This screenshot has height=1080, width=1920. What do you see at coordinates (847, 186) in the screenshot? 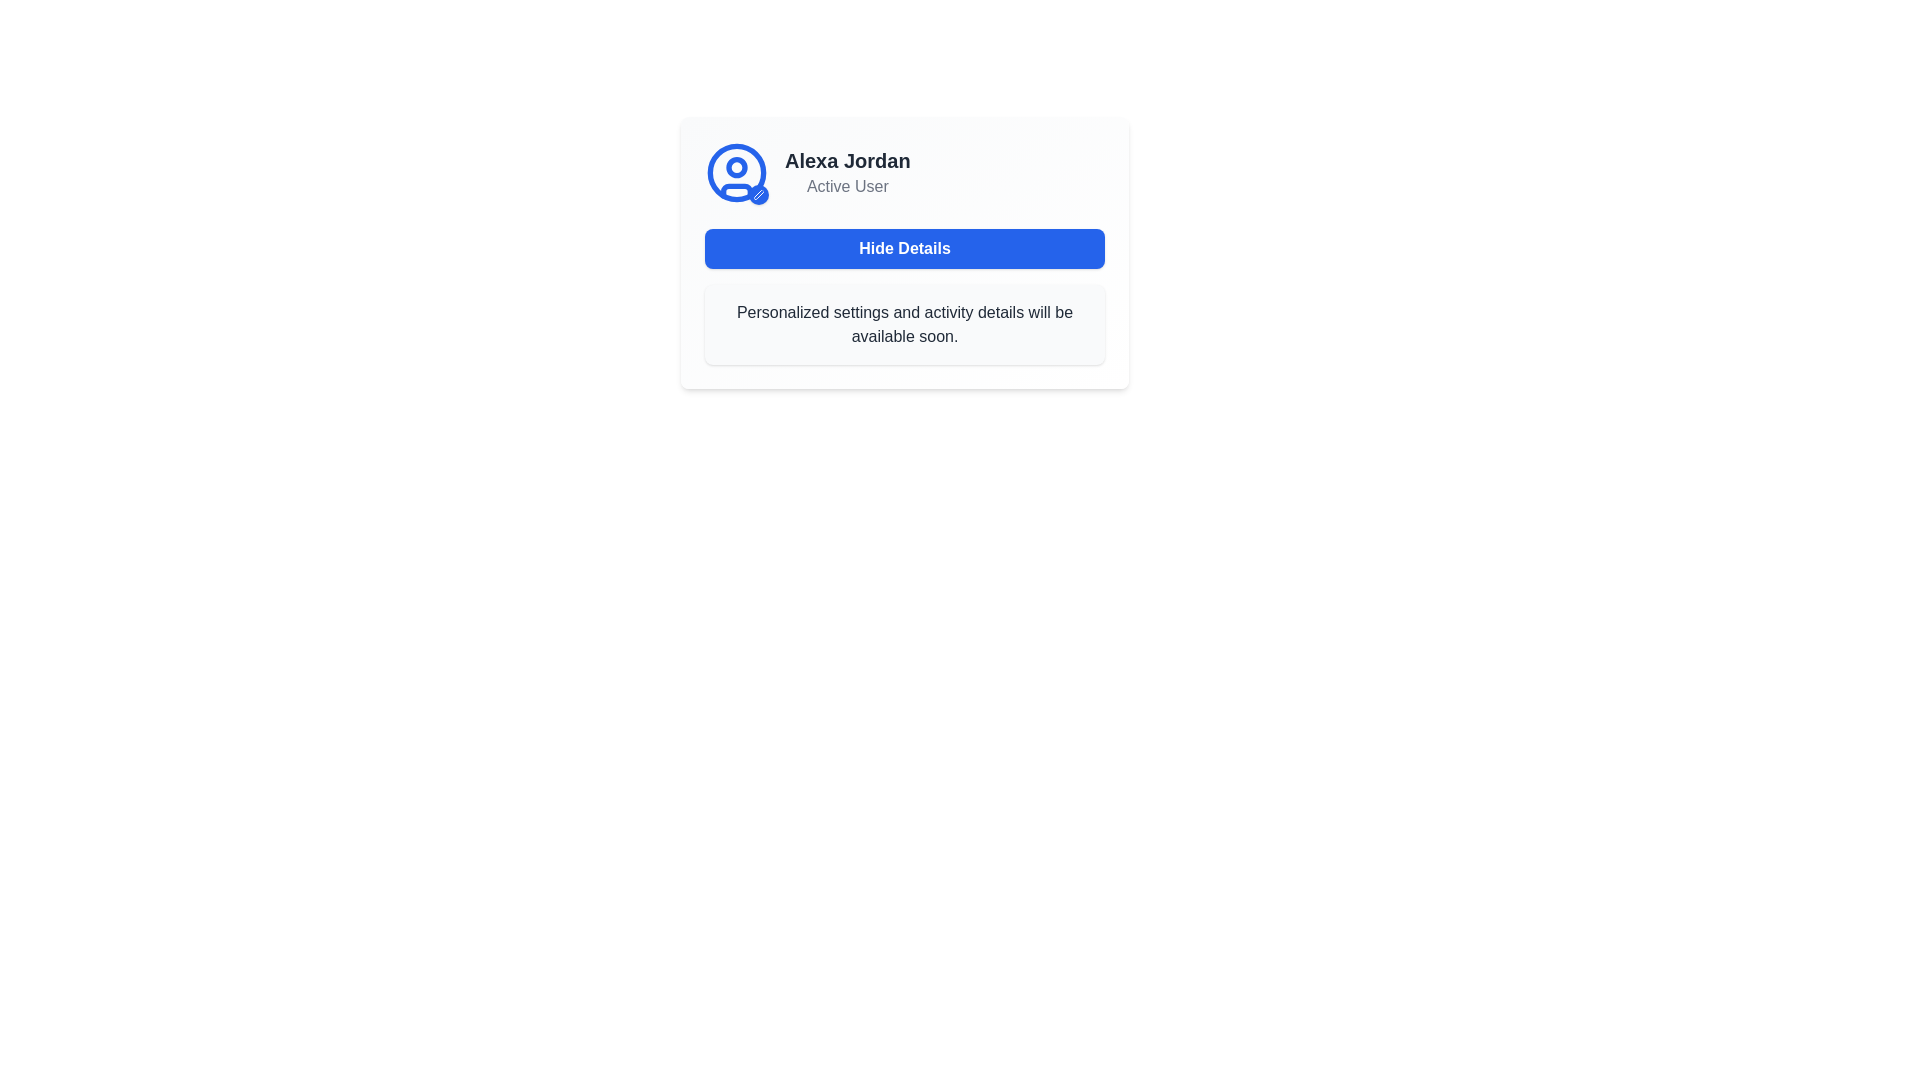
I see `text label 'Active User' which is styled in gray, located below the name 'Alexa Jordan' within the profile section` at bounding box center [847, 186].